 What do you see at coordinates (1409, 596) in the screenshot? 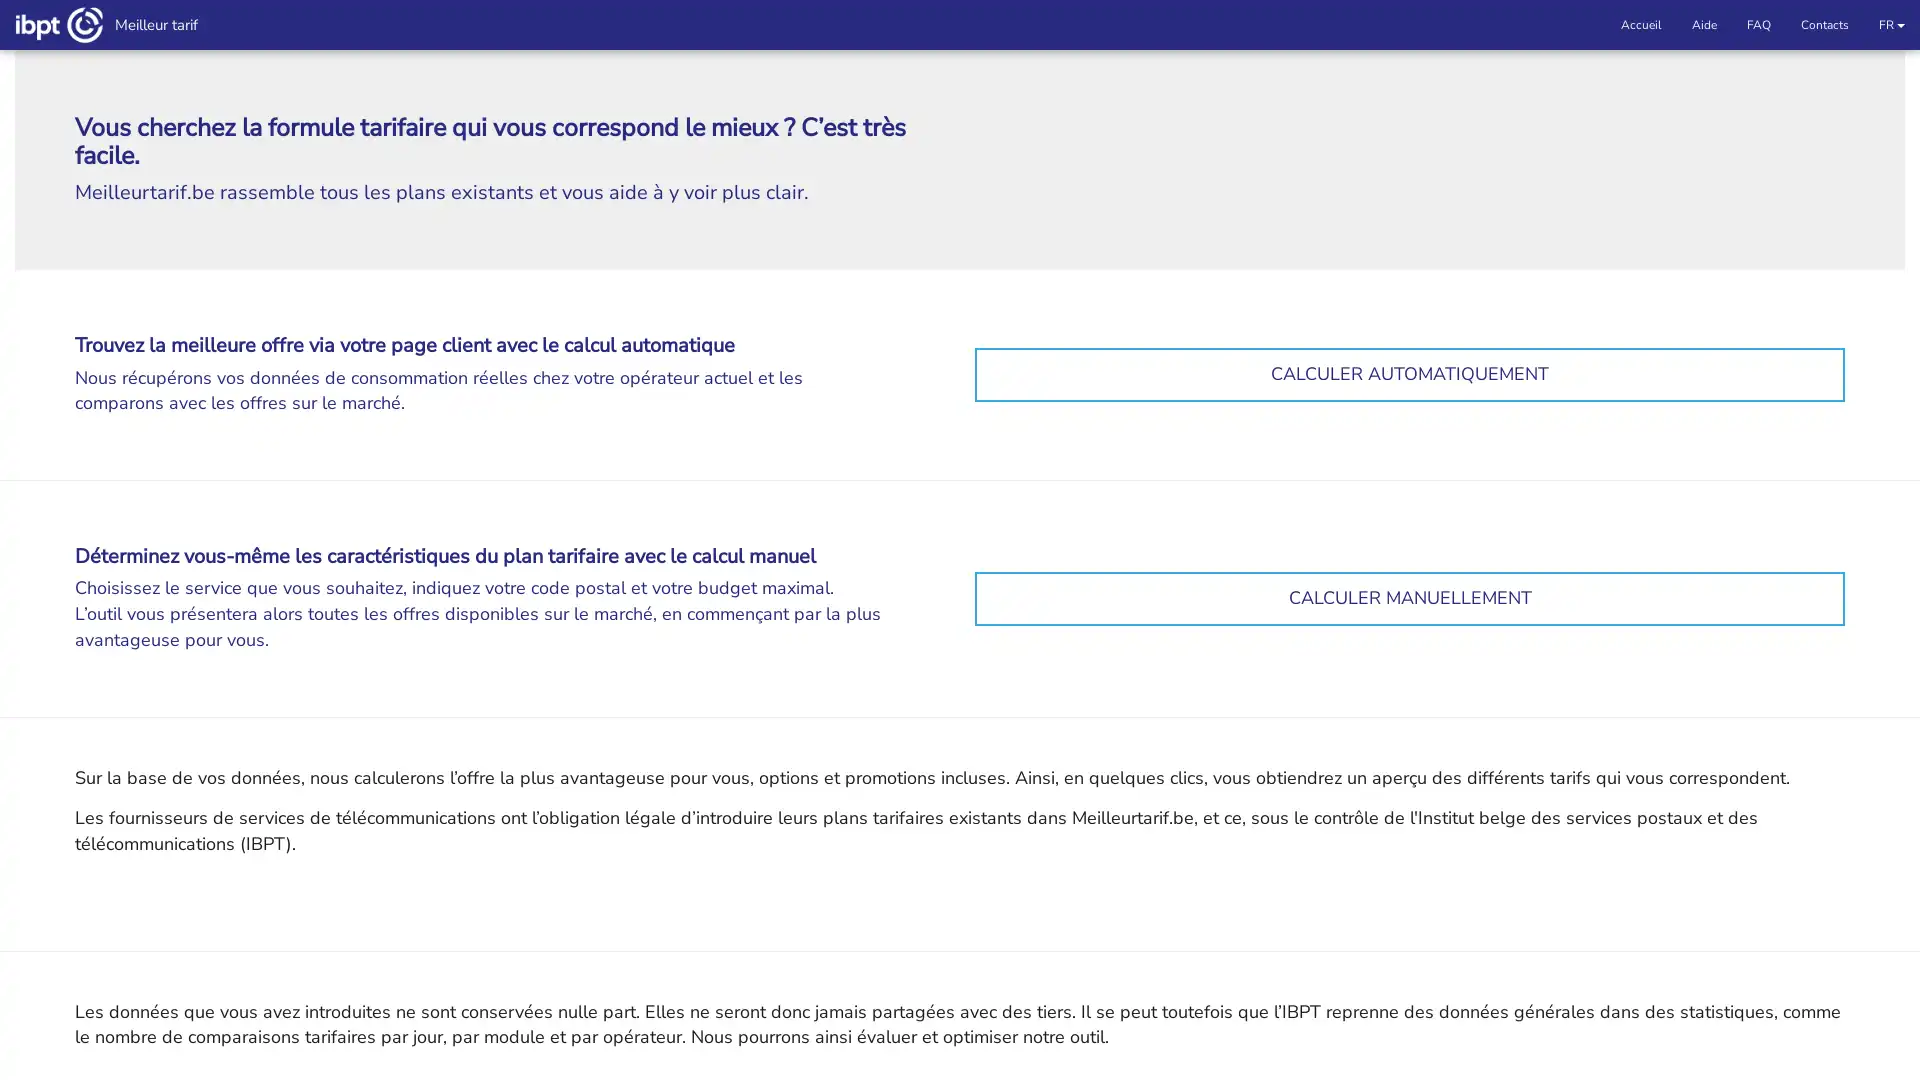
I see `CALCULER MANUELLEMENT` at bounding box center [1409, 596].